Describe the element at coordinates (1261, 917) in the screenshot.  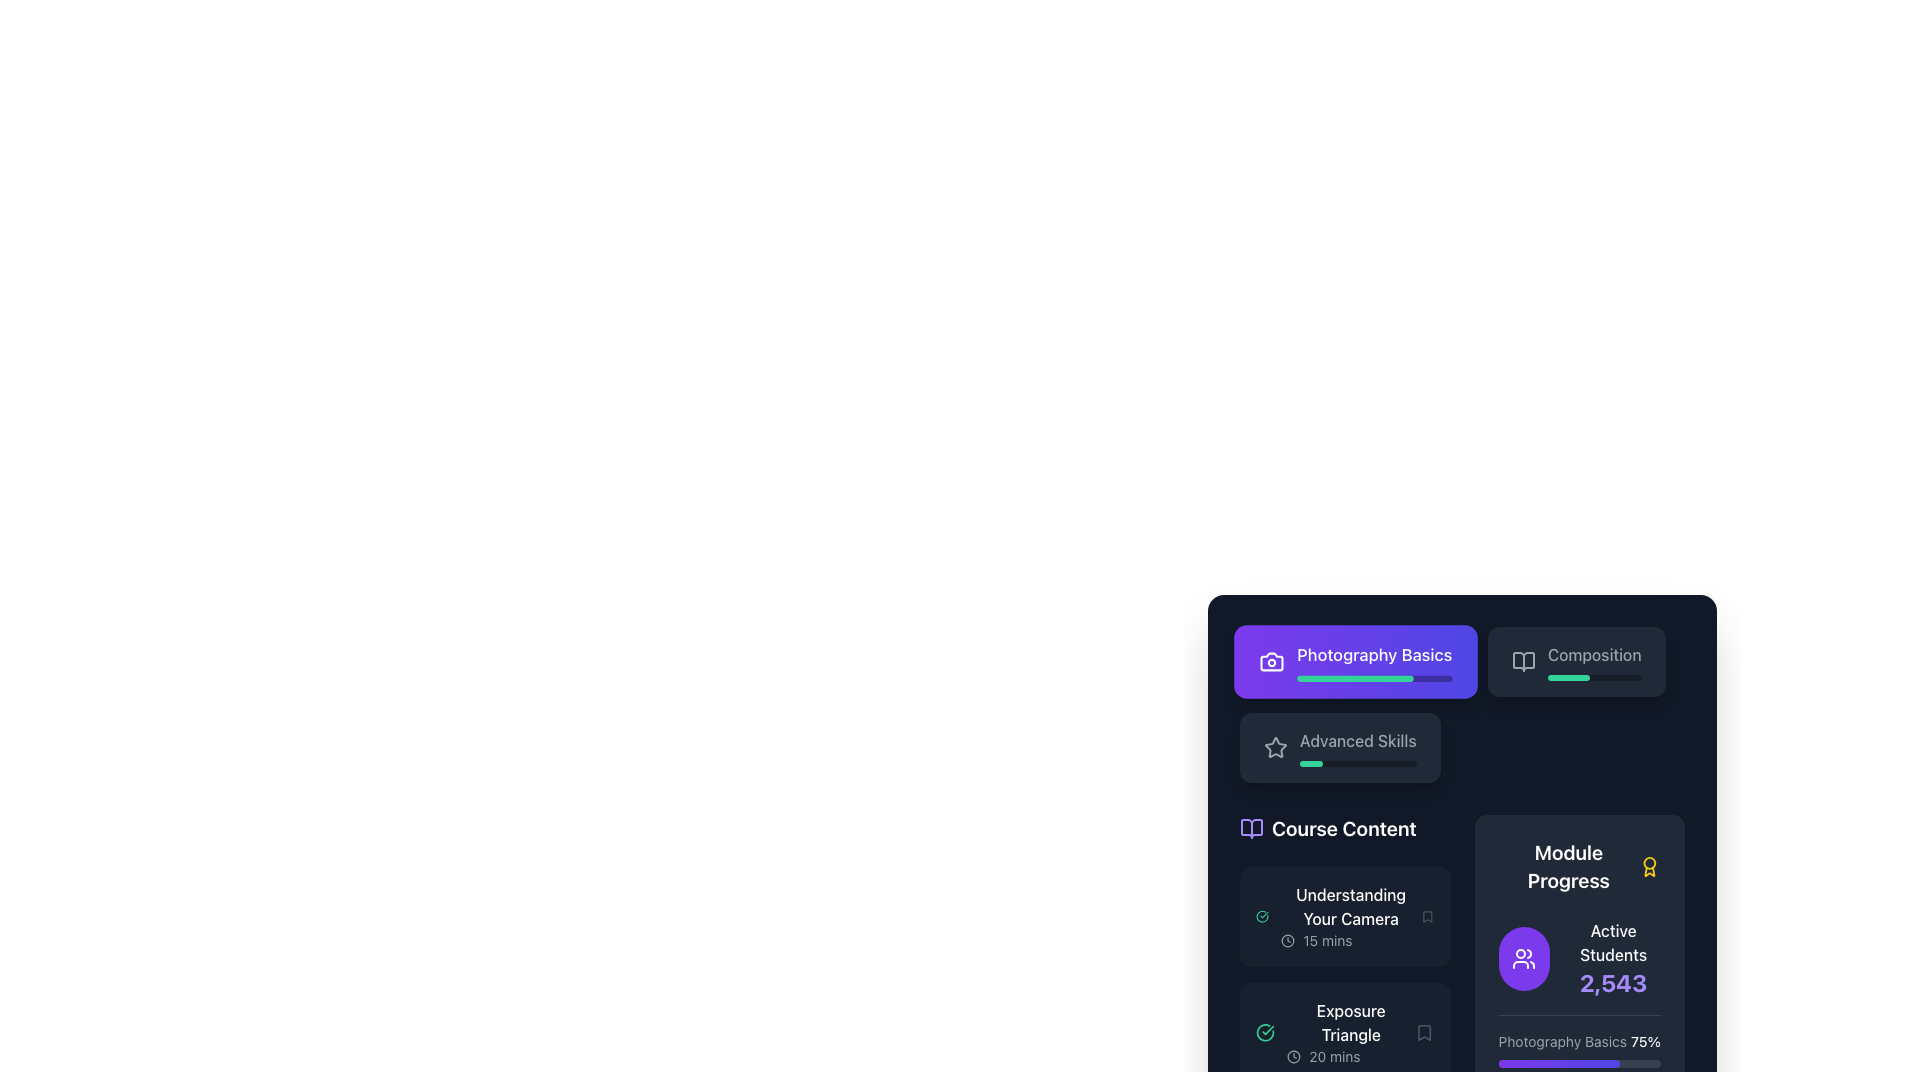
I see `the Icon indicator that shows the completion status of the 'Understanding Your Camera' item, located on the left side of its title in the 'Course Content' section` at that location.